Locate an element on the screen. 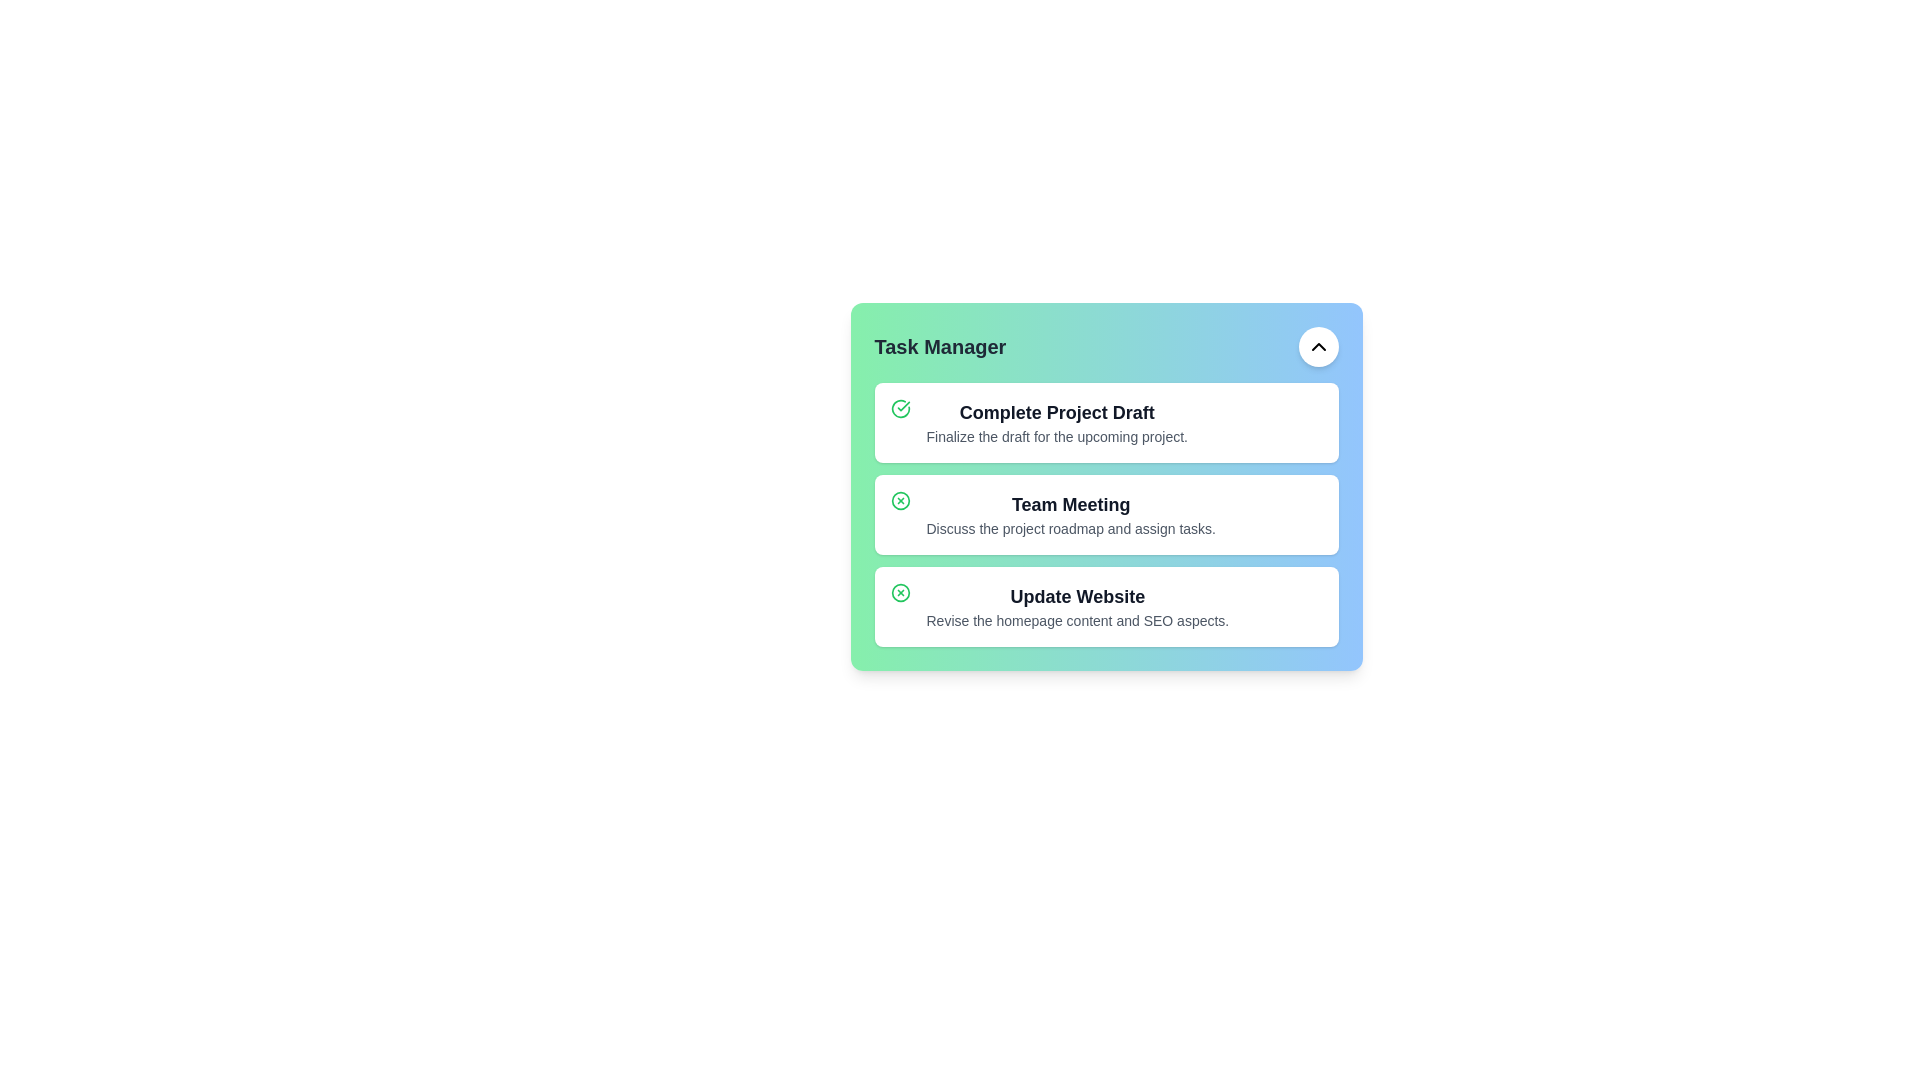 Image resolution: width=1920 pixels, height=1080 pixels. the text of the task titled 'Team Meeting' is located at coordinates (1070, 504).